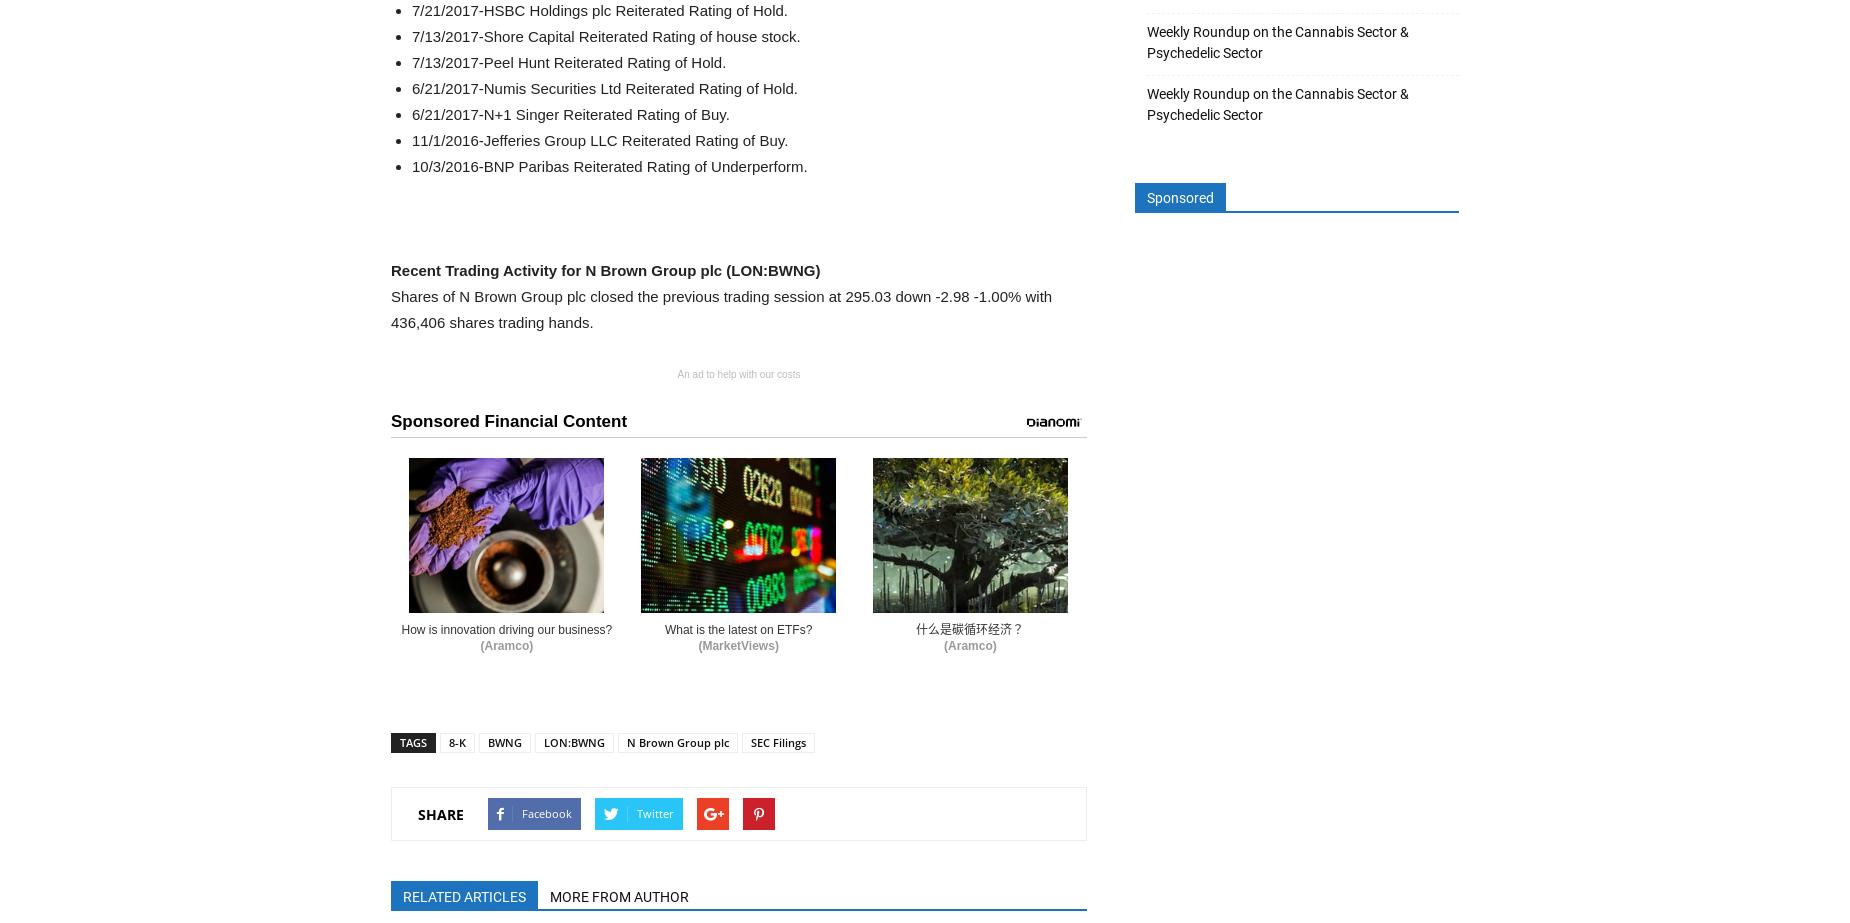  What do you see at coordinates (626, 741) in the screenshot?
I see `'N Brown Group plc'` at bounding box center [626, 741].